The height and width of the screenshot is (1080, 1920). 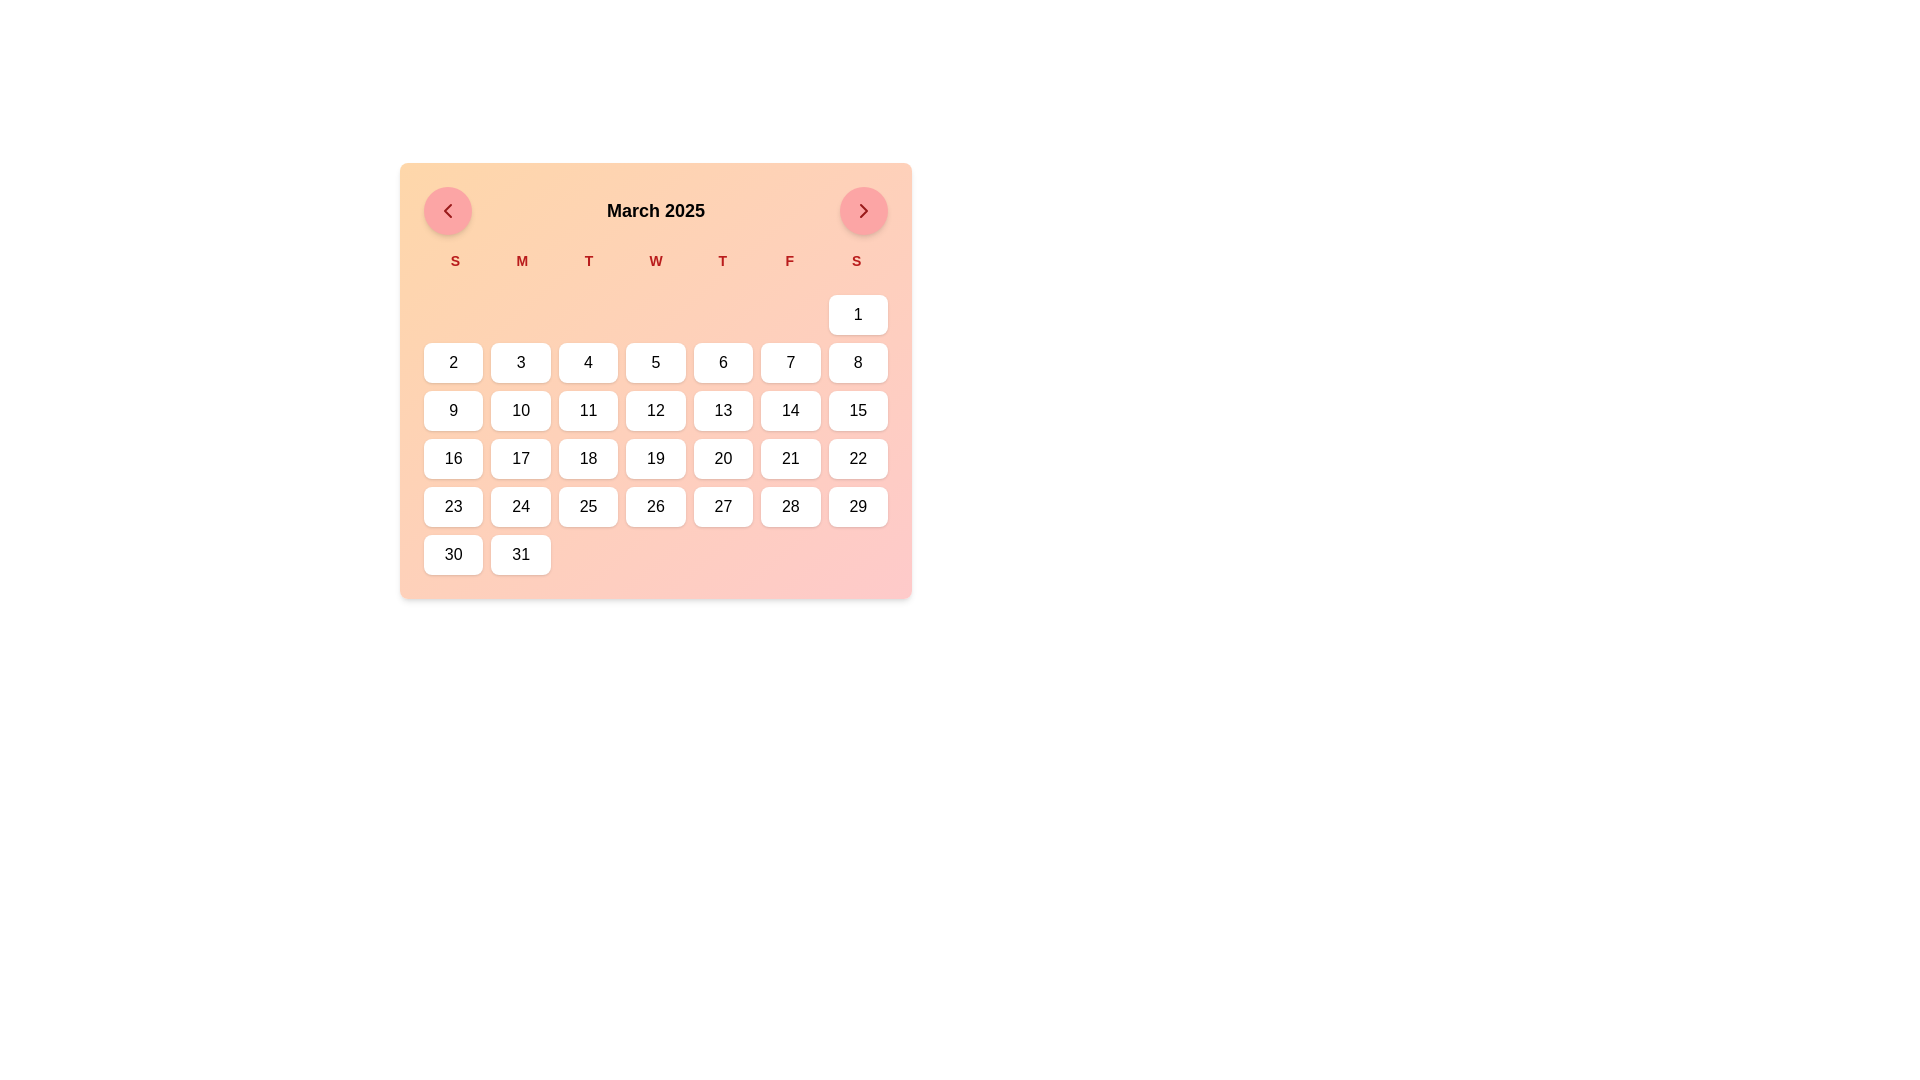 I want to click on the white rectangular button with rounded corners containing the number '11', so click(x=587, y=410).